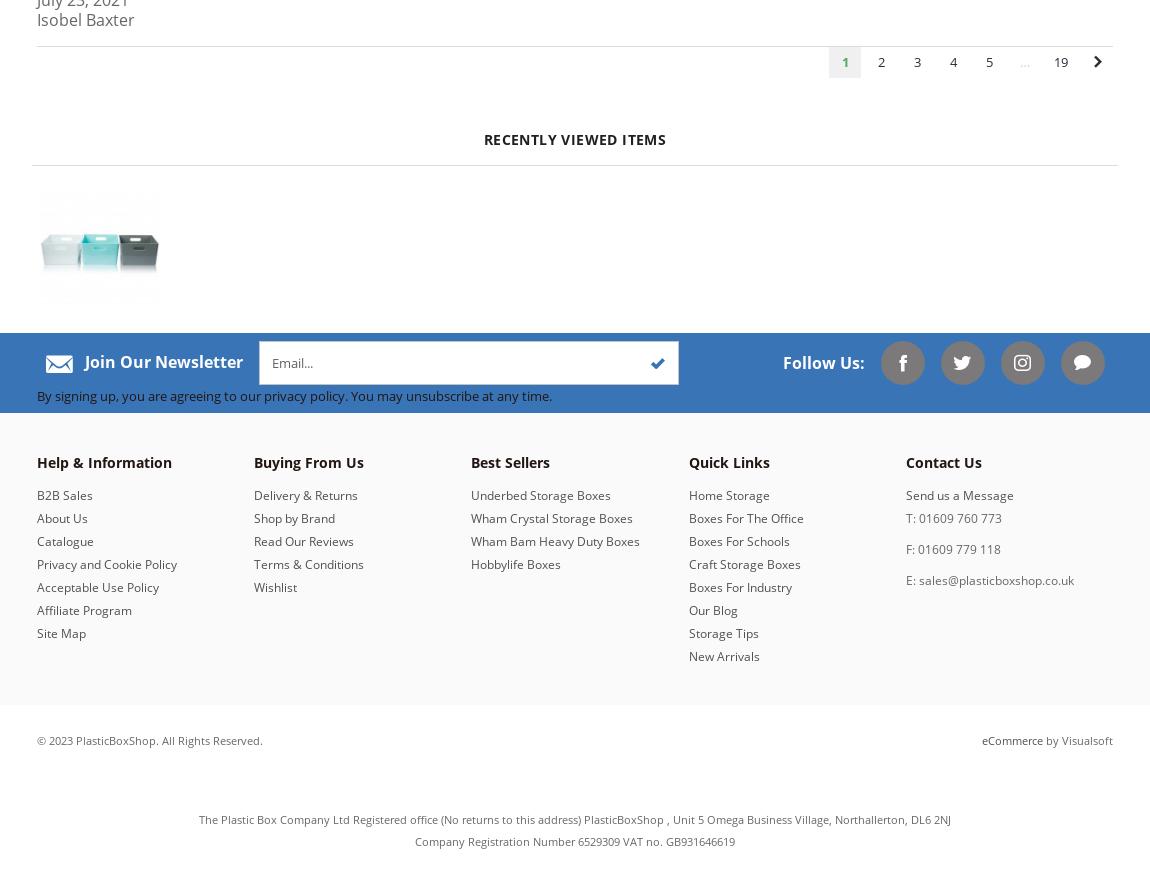 This screenshot has width=1150, height=870. Describe the element at coordinates (103, 461) in the screenshot. I see `'Help & Information'` at that location.